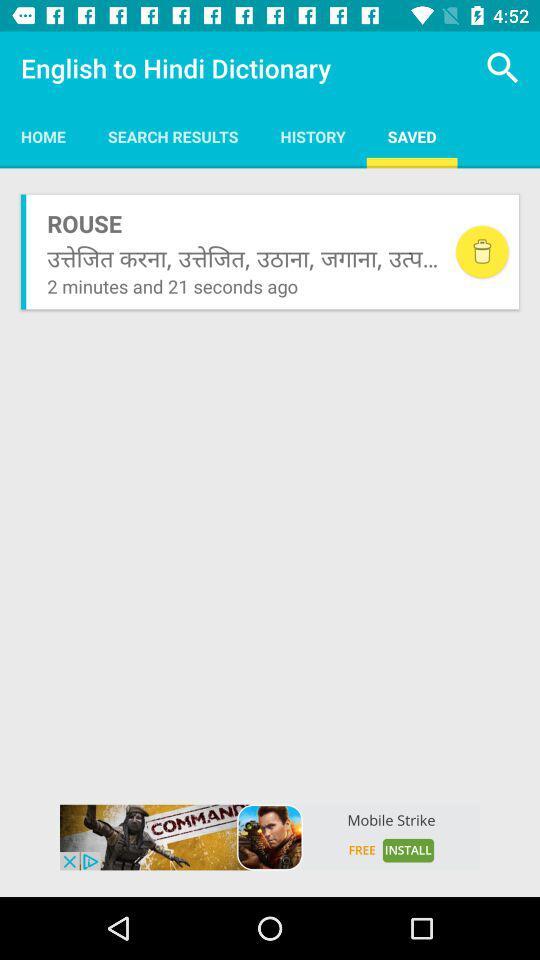  Describe the element at coordinates (481, 251) in the screenshot. I see `delete element` at that location.